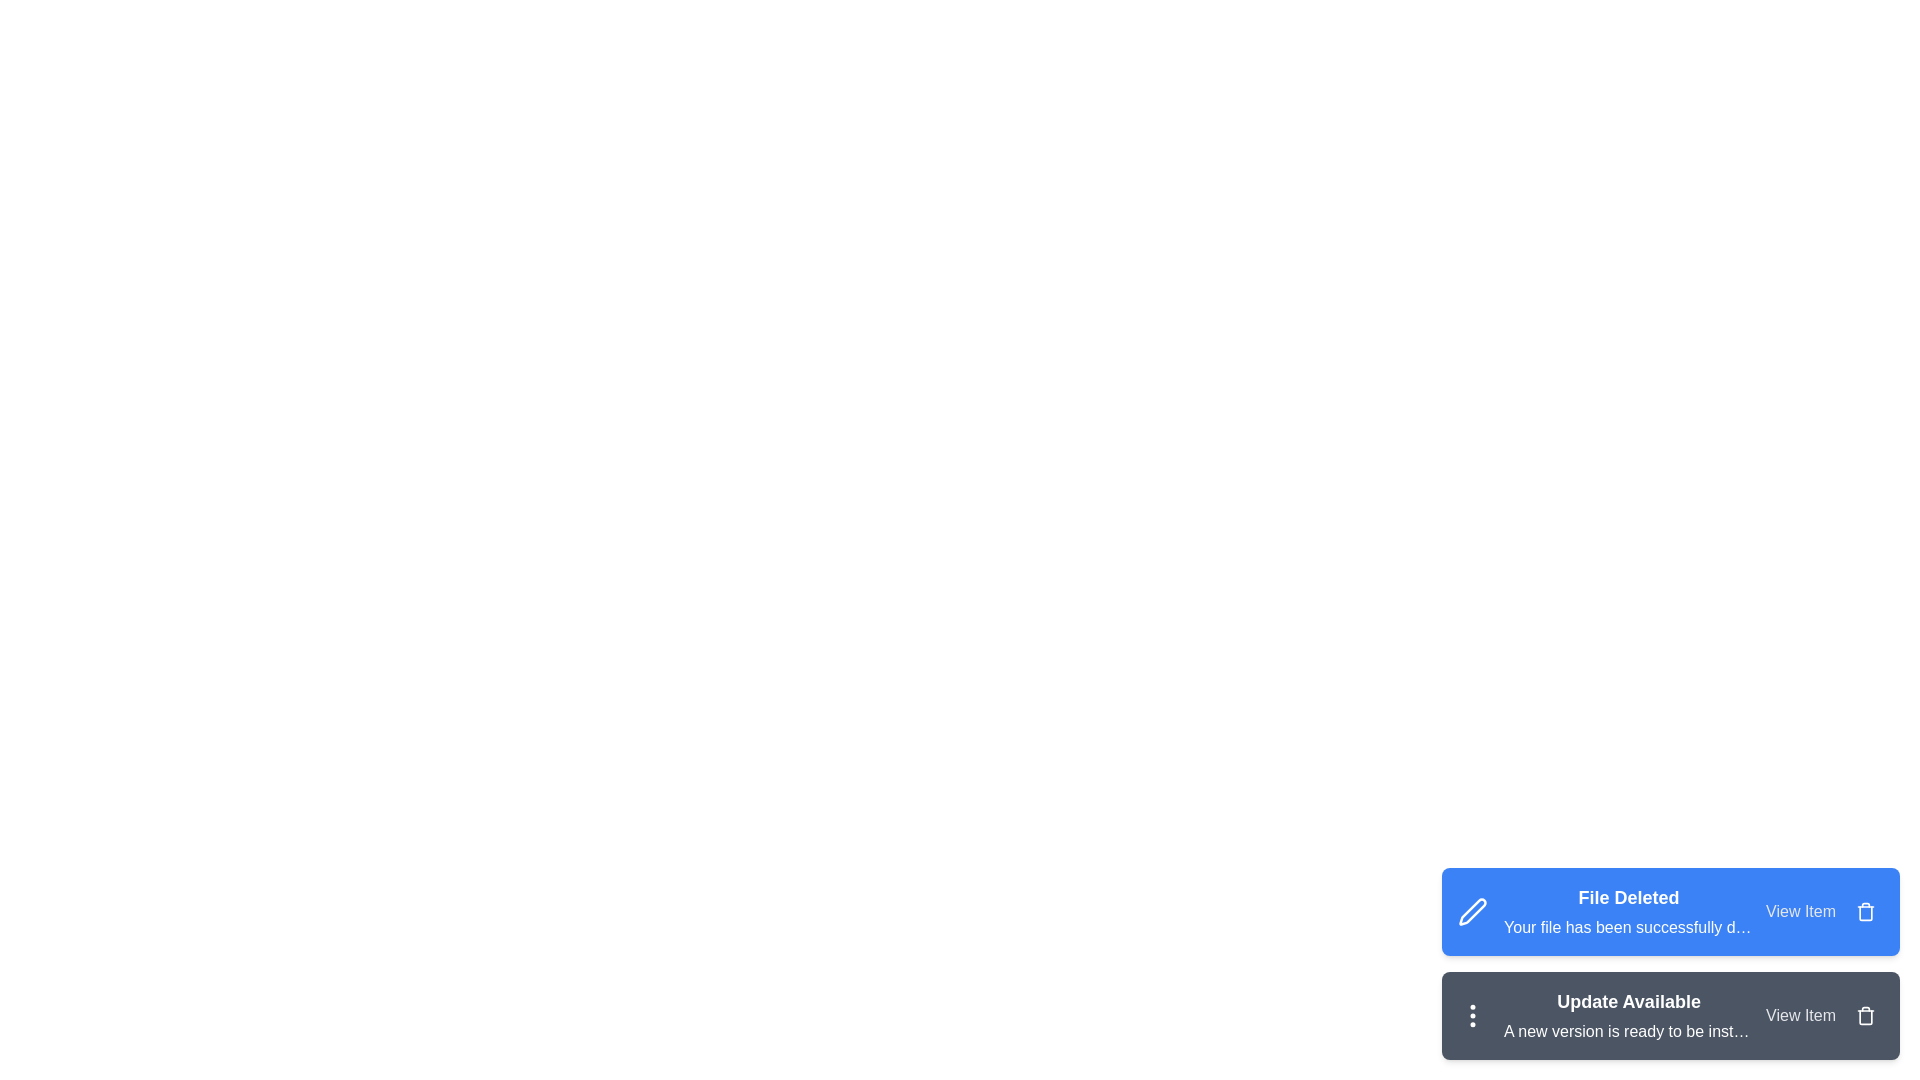 This screenshot has width=1920, height=1080. What do you see at coordinates (1800, 911) in the screenshot?
I see `the 'View Item' button for the notification titled 'File Deleted'` at bounding box center [1800, 911].